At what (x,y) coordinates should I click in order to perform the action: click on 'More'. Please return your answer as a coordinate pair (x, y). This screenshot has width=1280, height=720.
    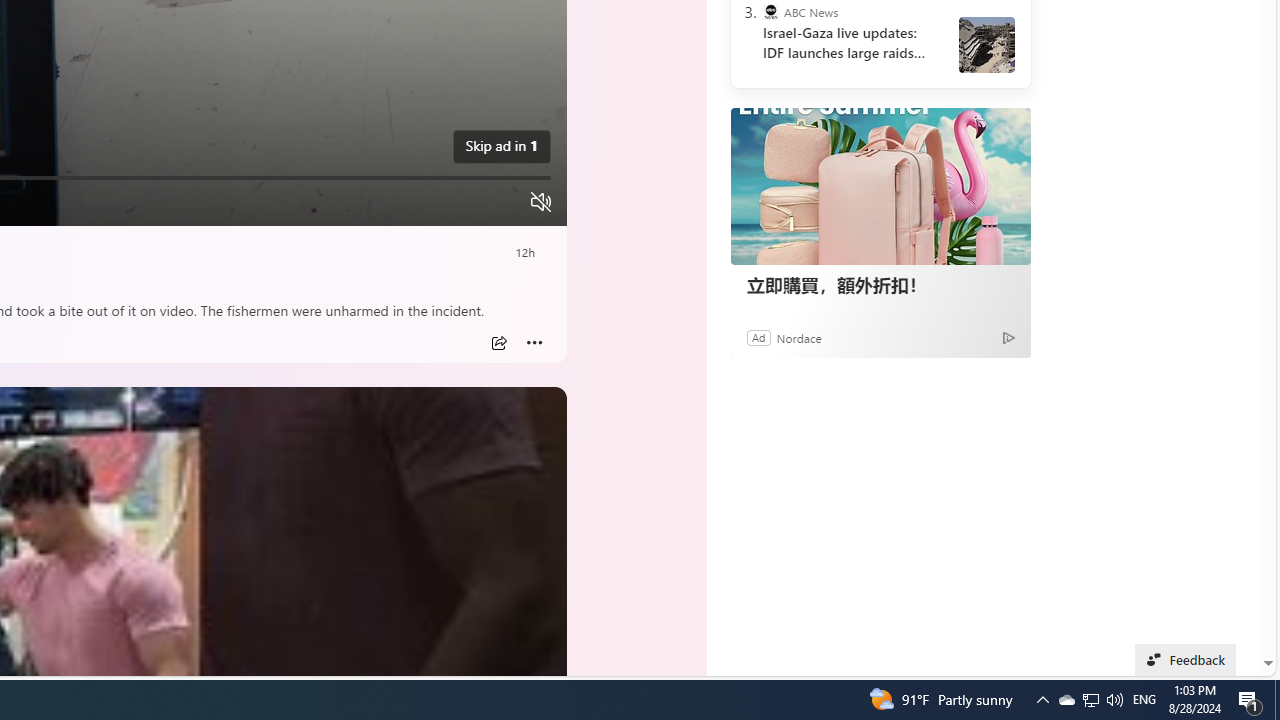
    Looking at the image, I should click on (534, 342).